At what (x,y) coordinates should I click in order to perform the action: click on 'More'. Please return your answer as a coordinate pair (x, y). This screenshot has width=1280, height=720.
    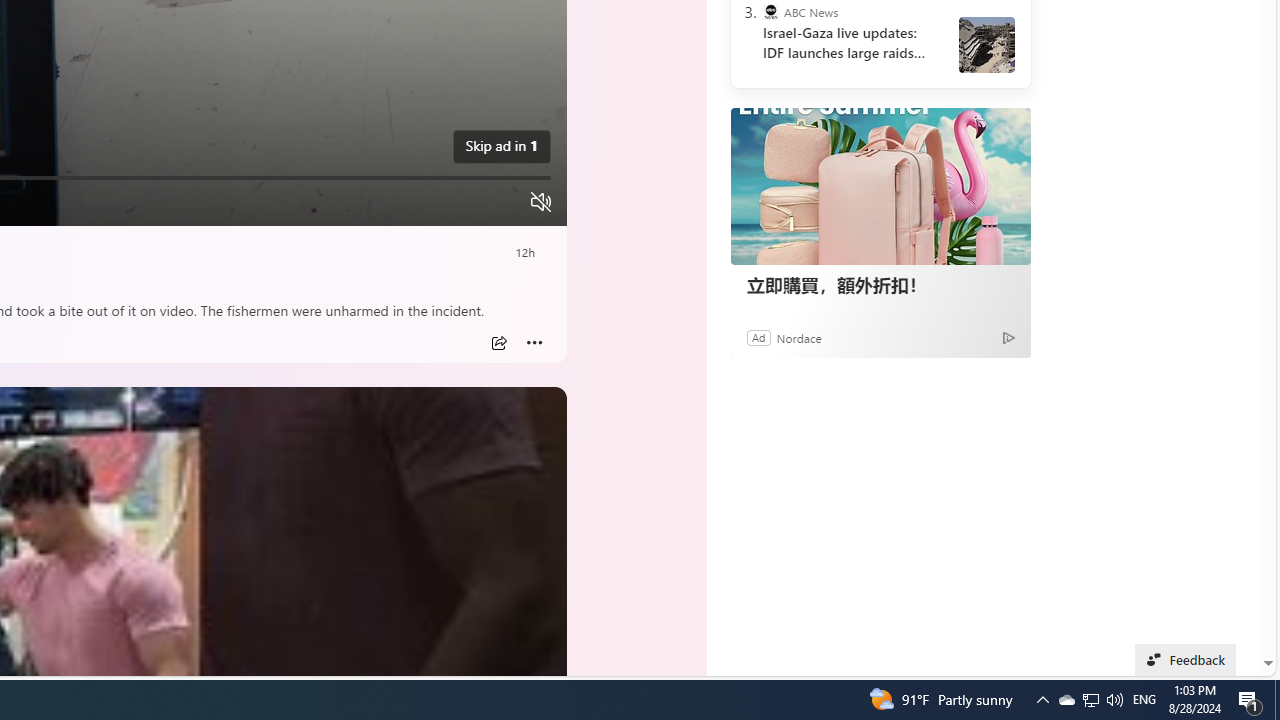
    Looking at the image, I should click on (534, 342).